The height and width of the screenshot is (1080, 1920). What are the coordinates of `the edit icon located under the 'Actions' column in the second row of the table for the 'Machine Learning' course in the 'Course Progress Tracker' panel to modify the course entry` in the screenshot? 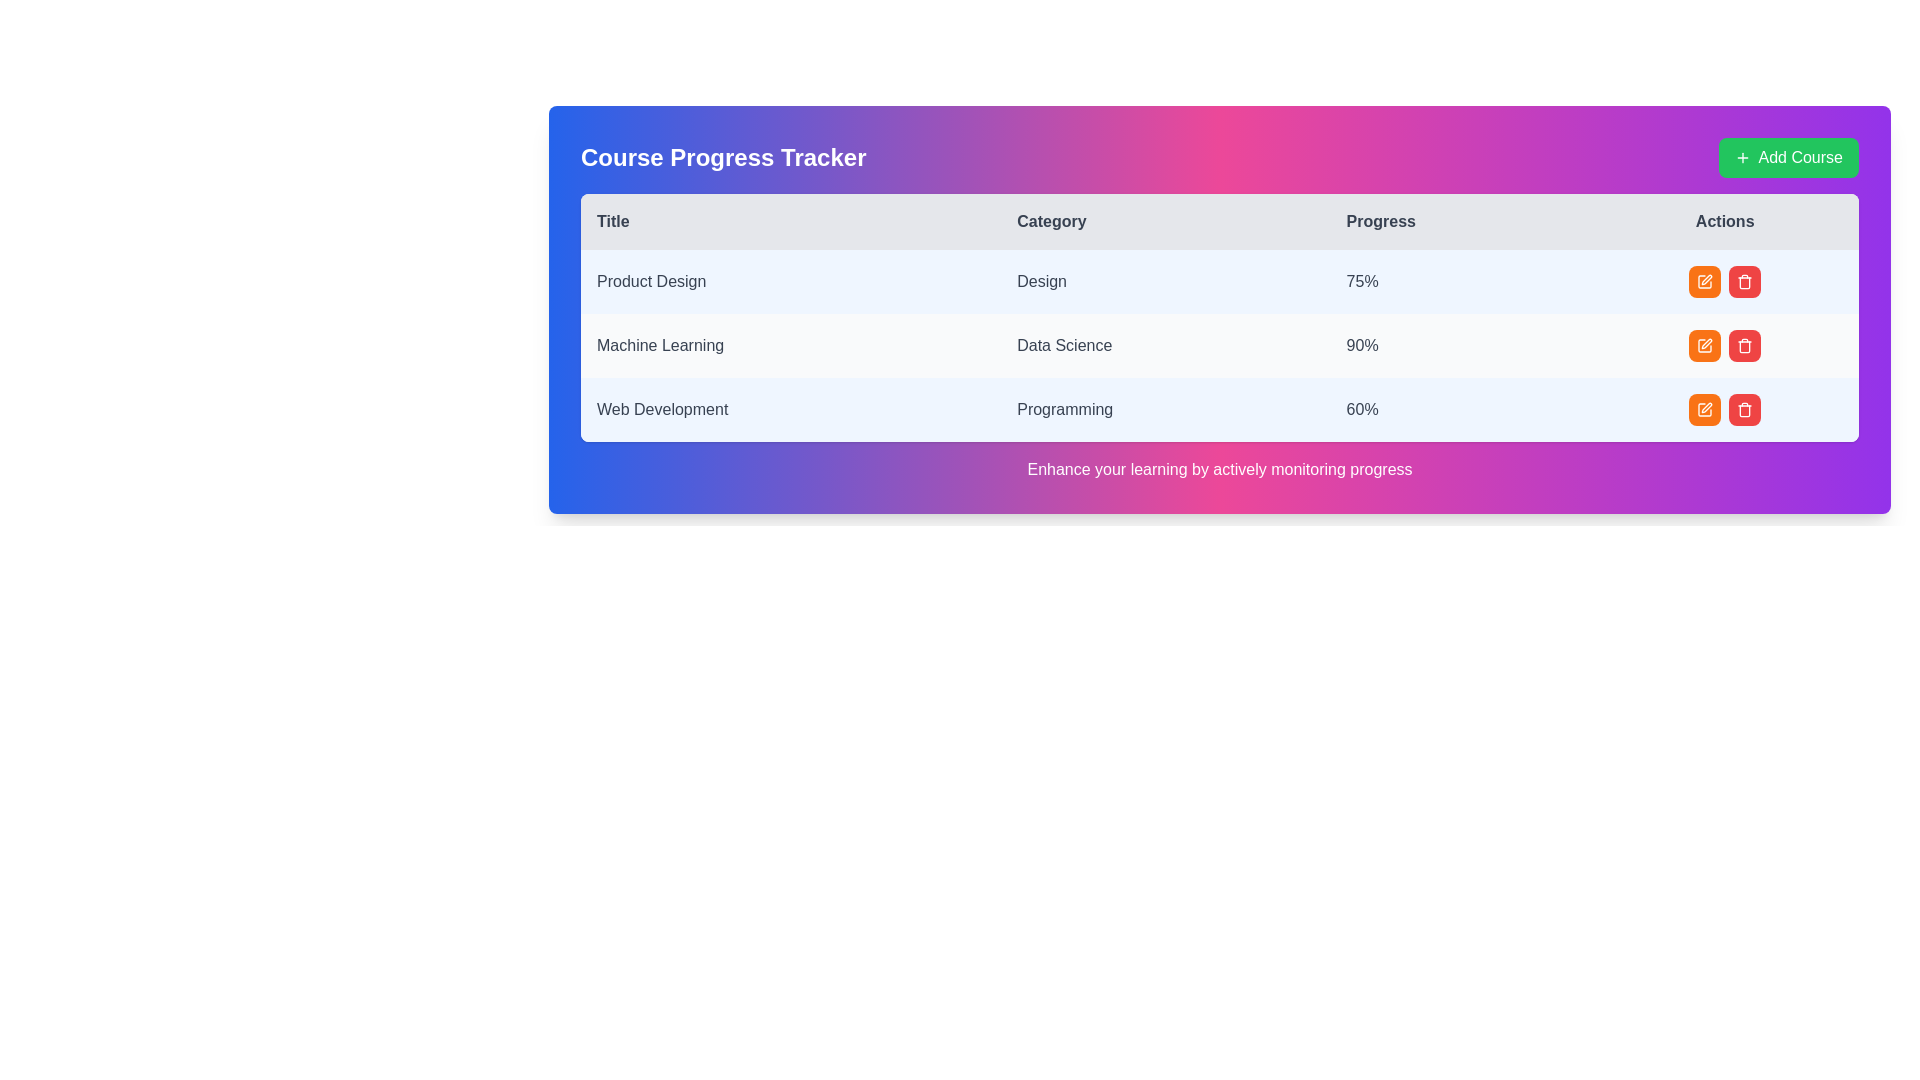 It's located at (1703, 345).